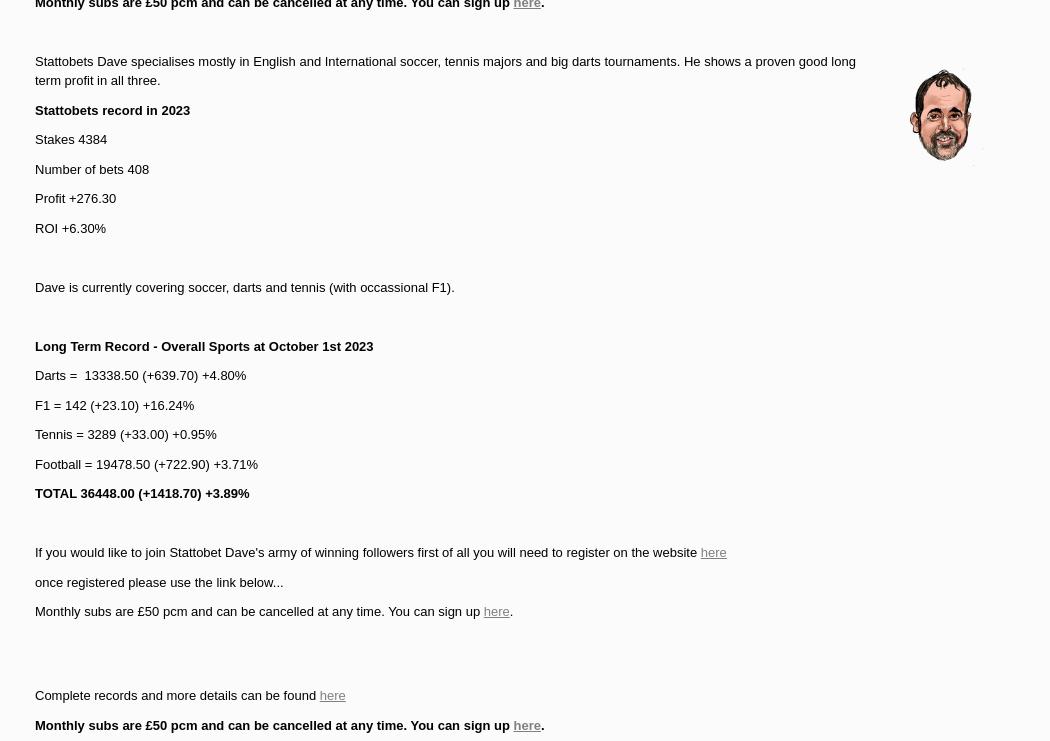  What do you see at coordinates (158, 580) in the screenshot?
I see `'once registered please use the link below...'` at bounding box center [158, 580].